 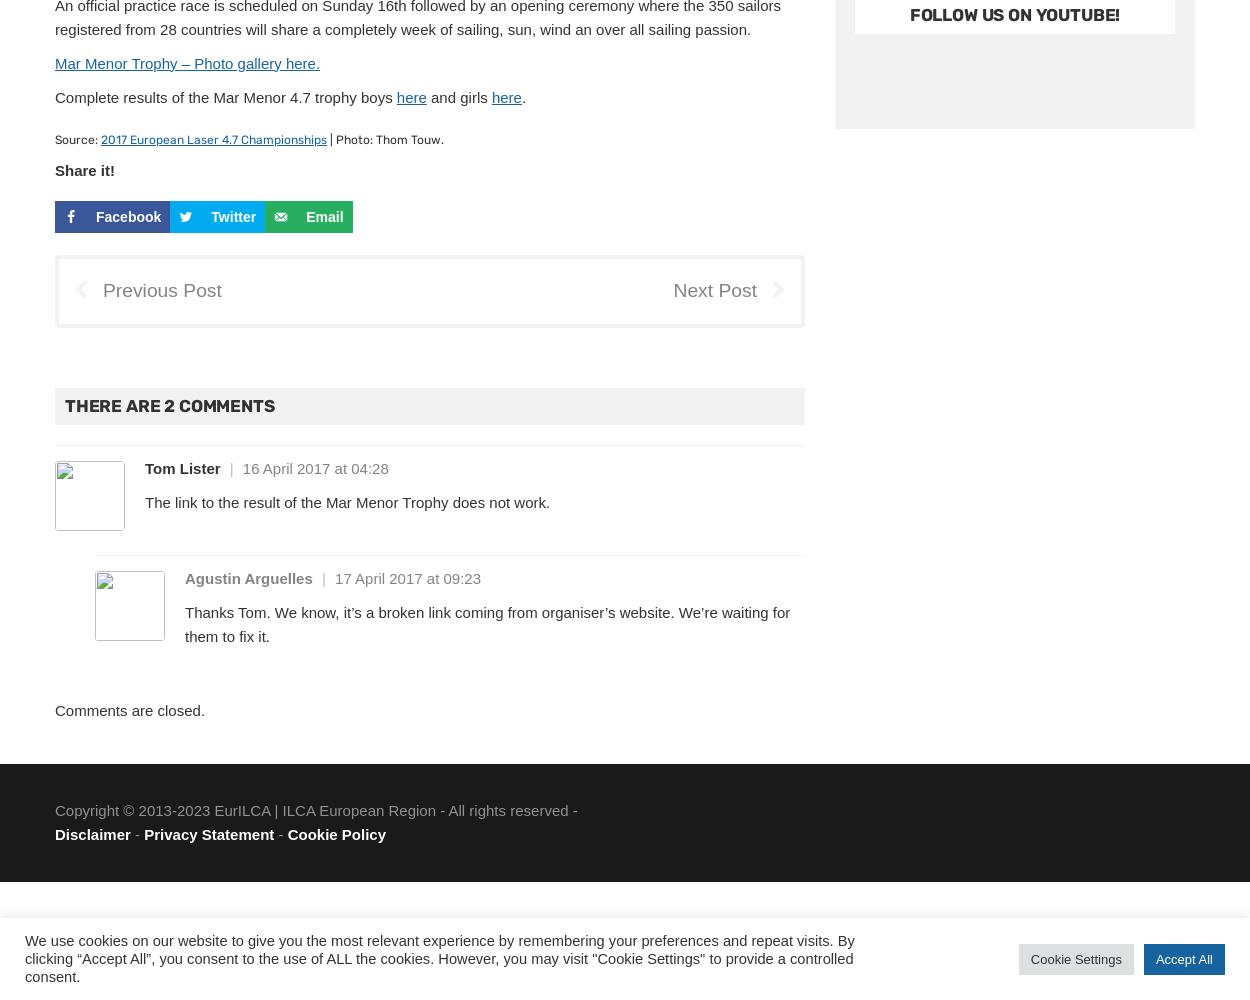 What do you see at coordinates (315, 810) in the screenshot?
I see `'Copyright © 2013-2023 EurILCA | ILCA European Region - All rights reserved -'` at bounding box center [315, 810].